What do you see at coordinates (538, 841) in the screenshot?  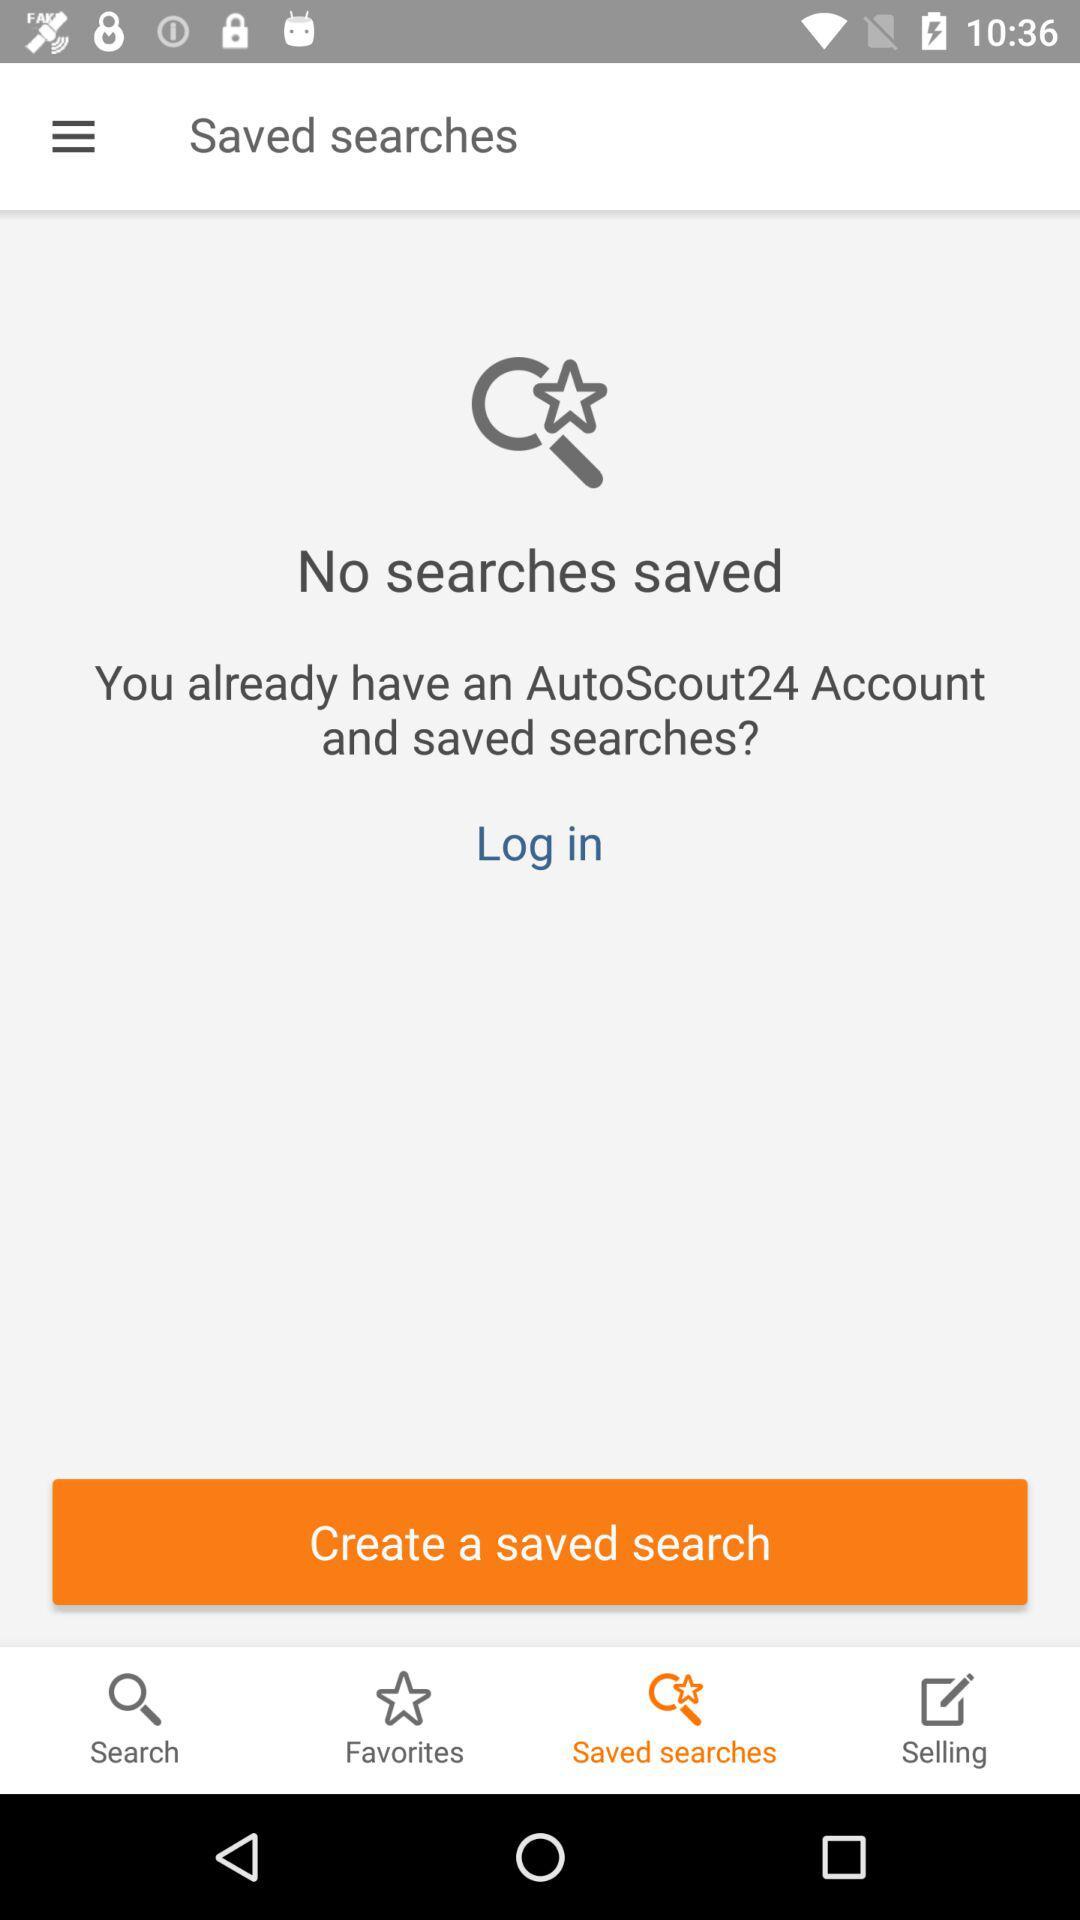 I see `icon below the you already have icon` at bounding box center [538, 841].